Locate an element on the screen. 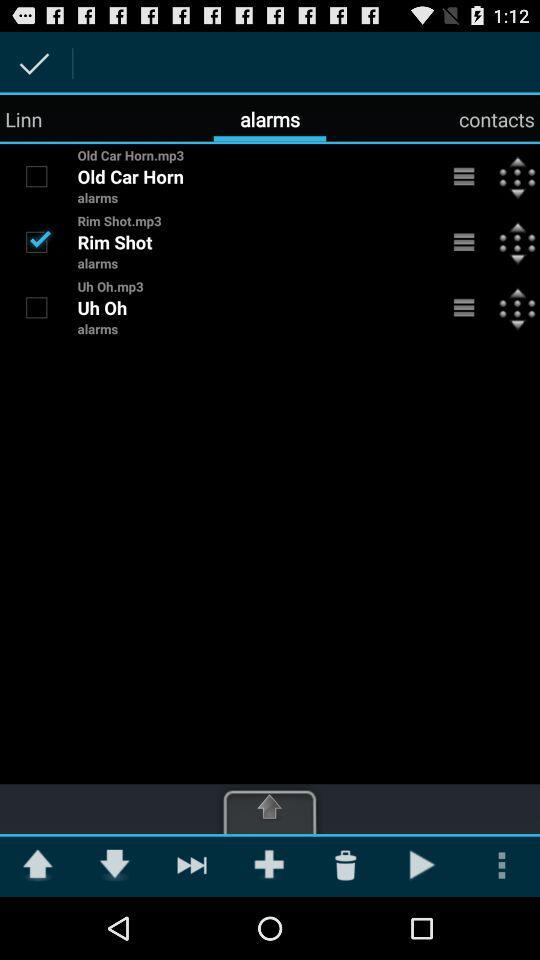 Image resolution: width=540 pixels, height=960 pixels. open settings is located at coordinates (464, 175).